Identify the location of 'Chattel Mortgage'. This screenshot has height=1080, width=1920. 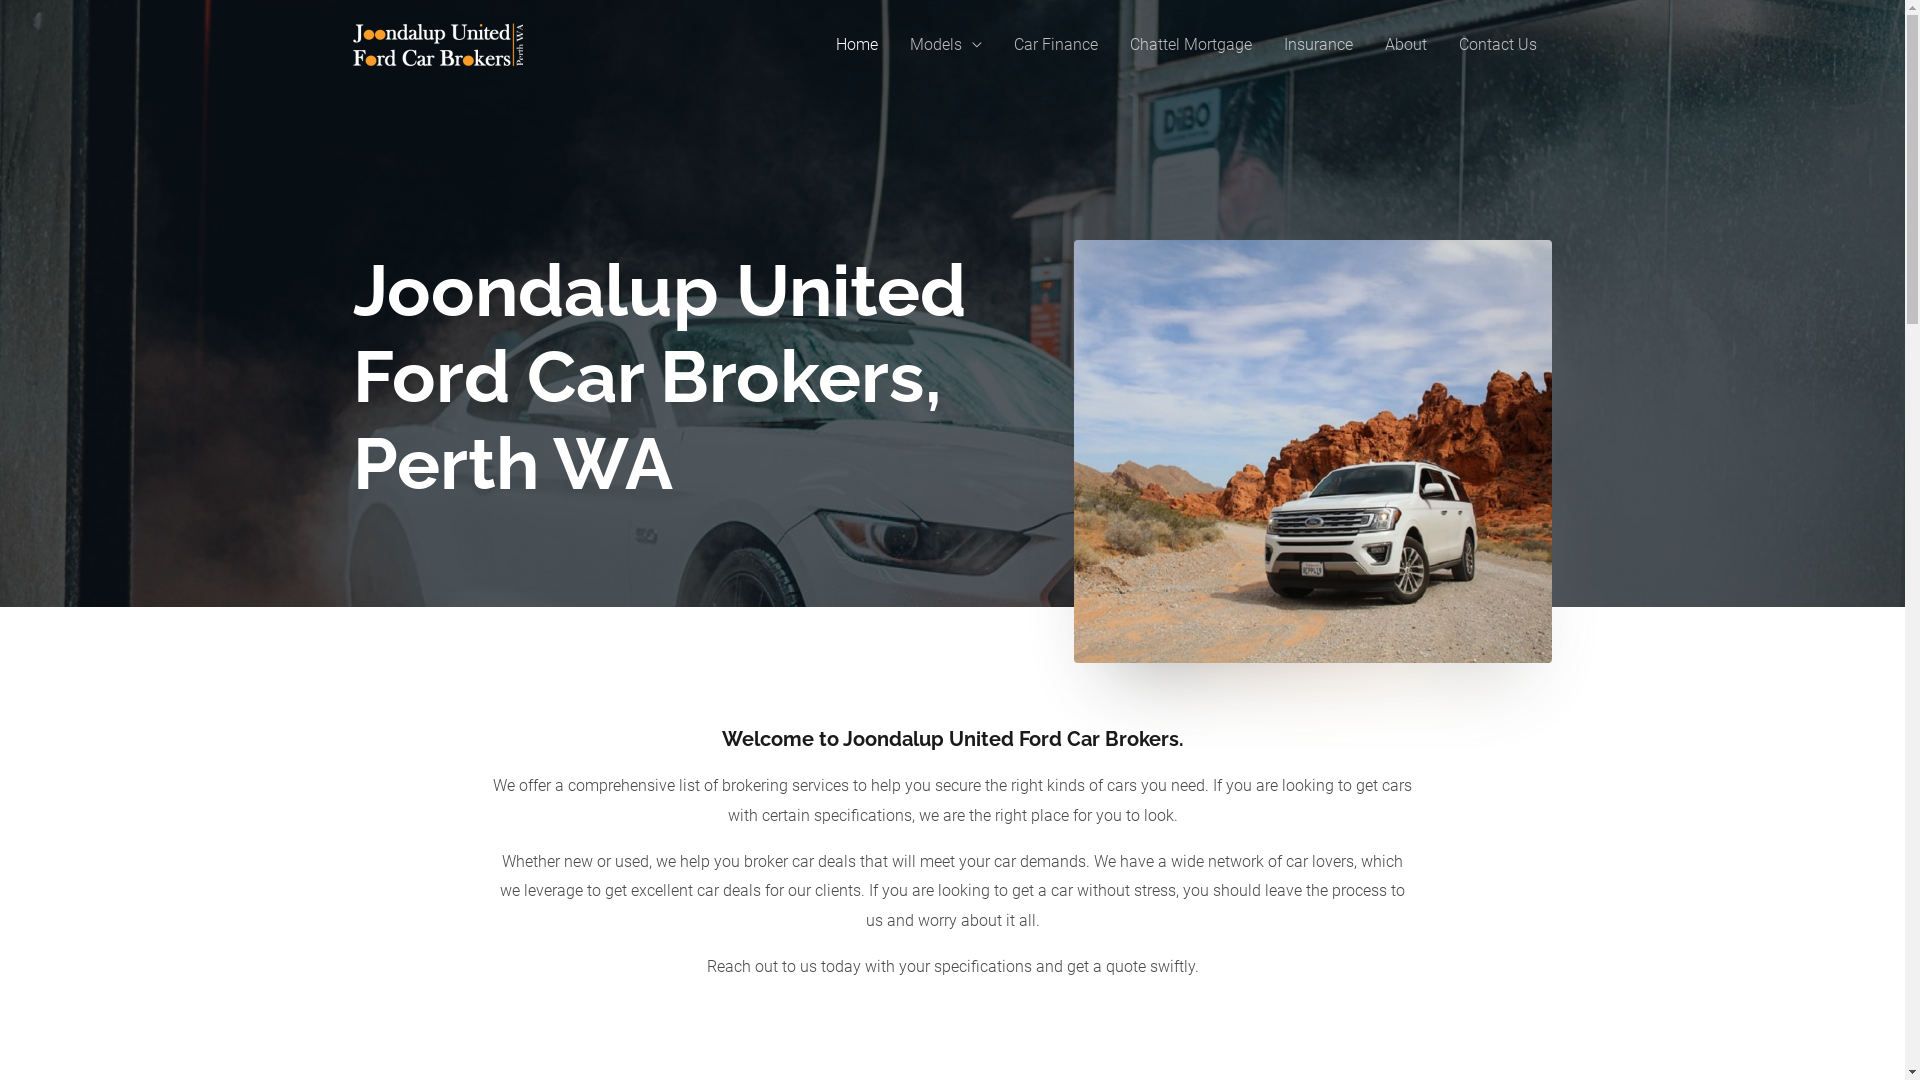
(1112, 45).